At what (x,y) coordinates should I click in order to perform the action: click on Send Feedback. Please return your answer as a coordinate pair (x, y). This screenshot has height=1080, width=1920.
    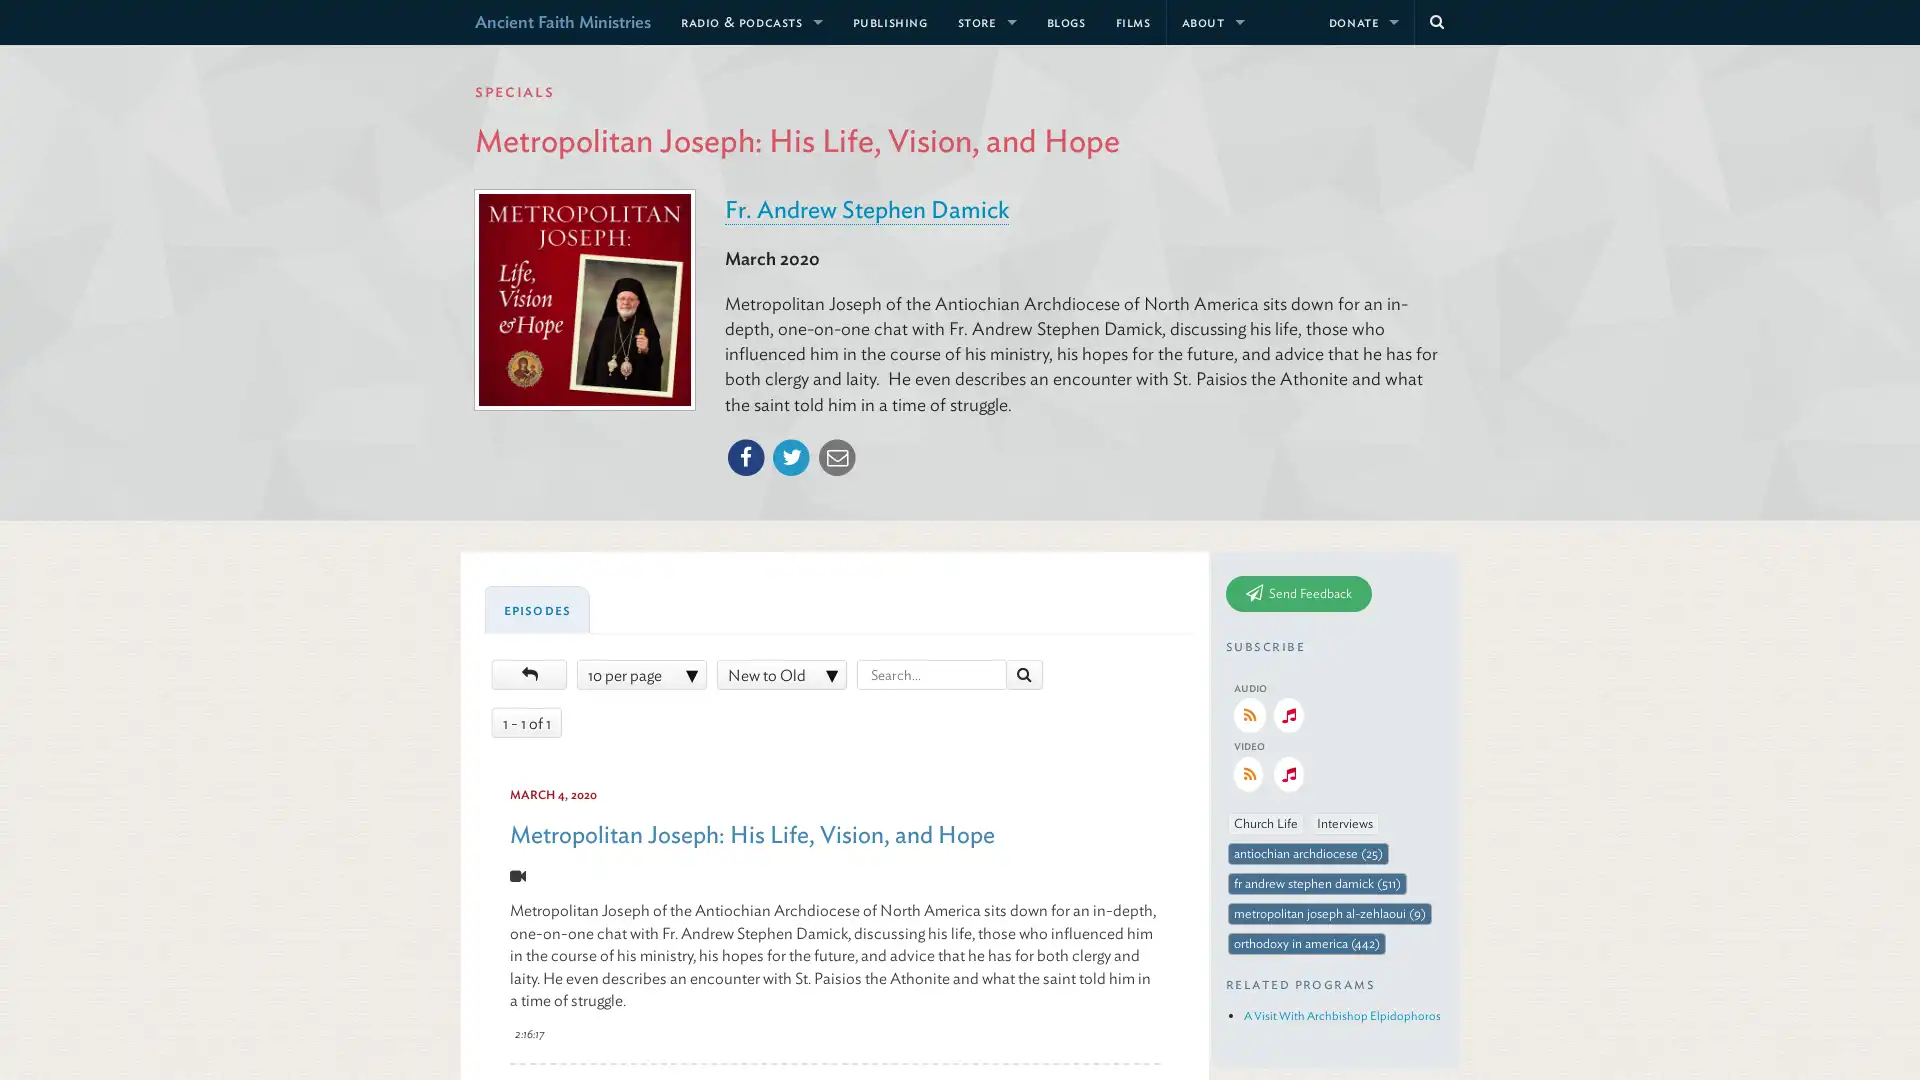
    Looking at the image, I should click on (1299, 592).